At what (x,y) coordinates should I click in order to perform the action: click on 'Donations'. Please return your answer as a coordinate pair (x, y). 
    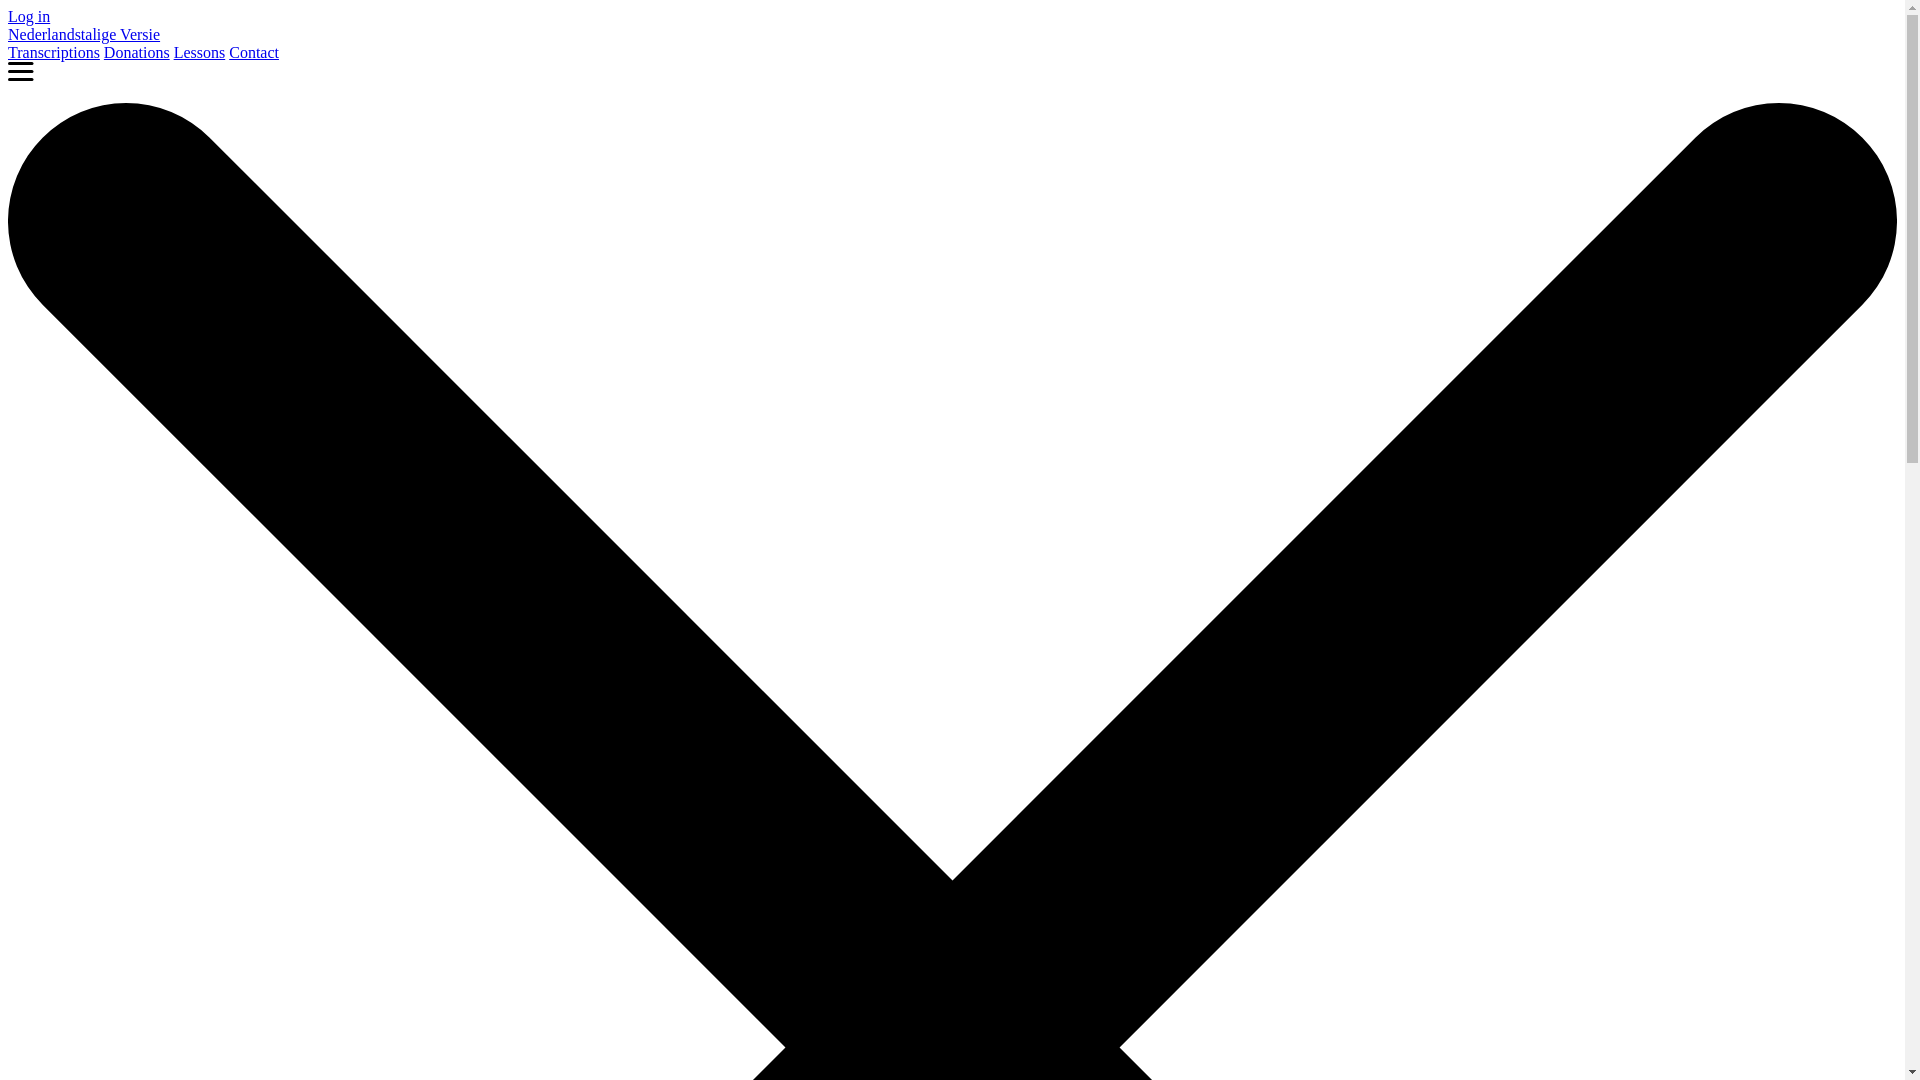
    Looking at the image, I should click on (103, 51).